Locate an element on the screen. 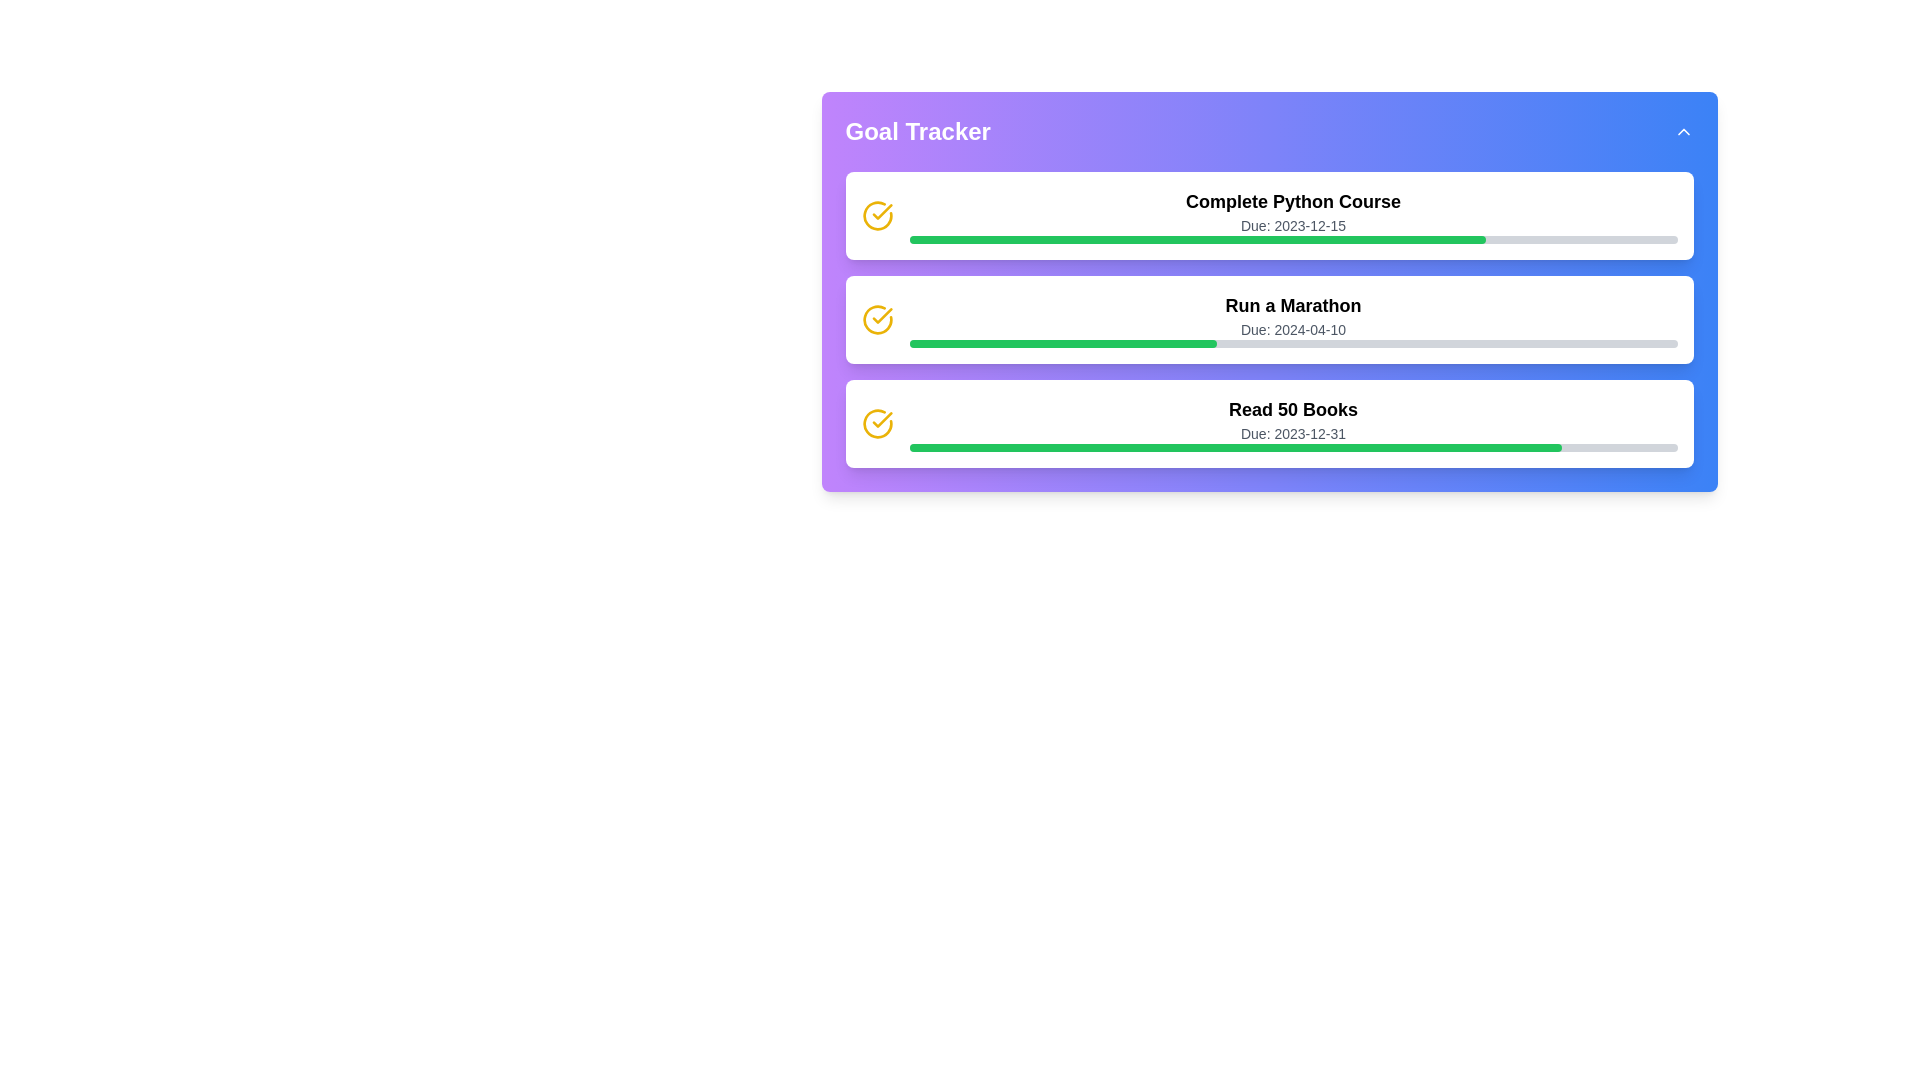 The image size is (1920, 1080). the upward-pointing chevron icon in the top-right corner of the 'Goal Tracker' interface is located at coordinates (1682, 131).